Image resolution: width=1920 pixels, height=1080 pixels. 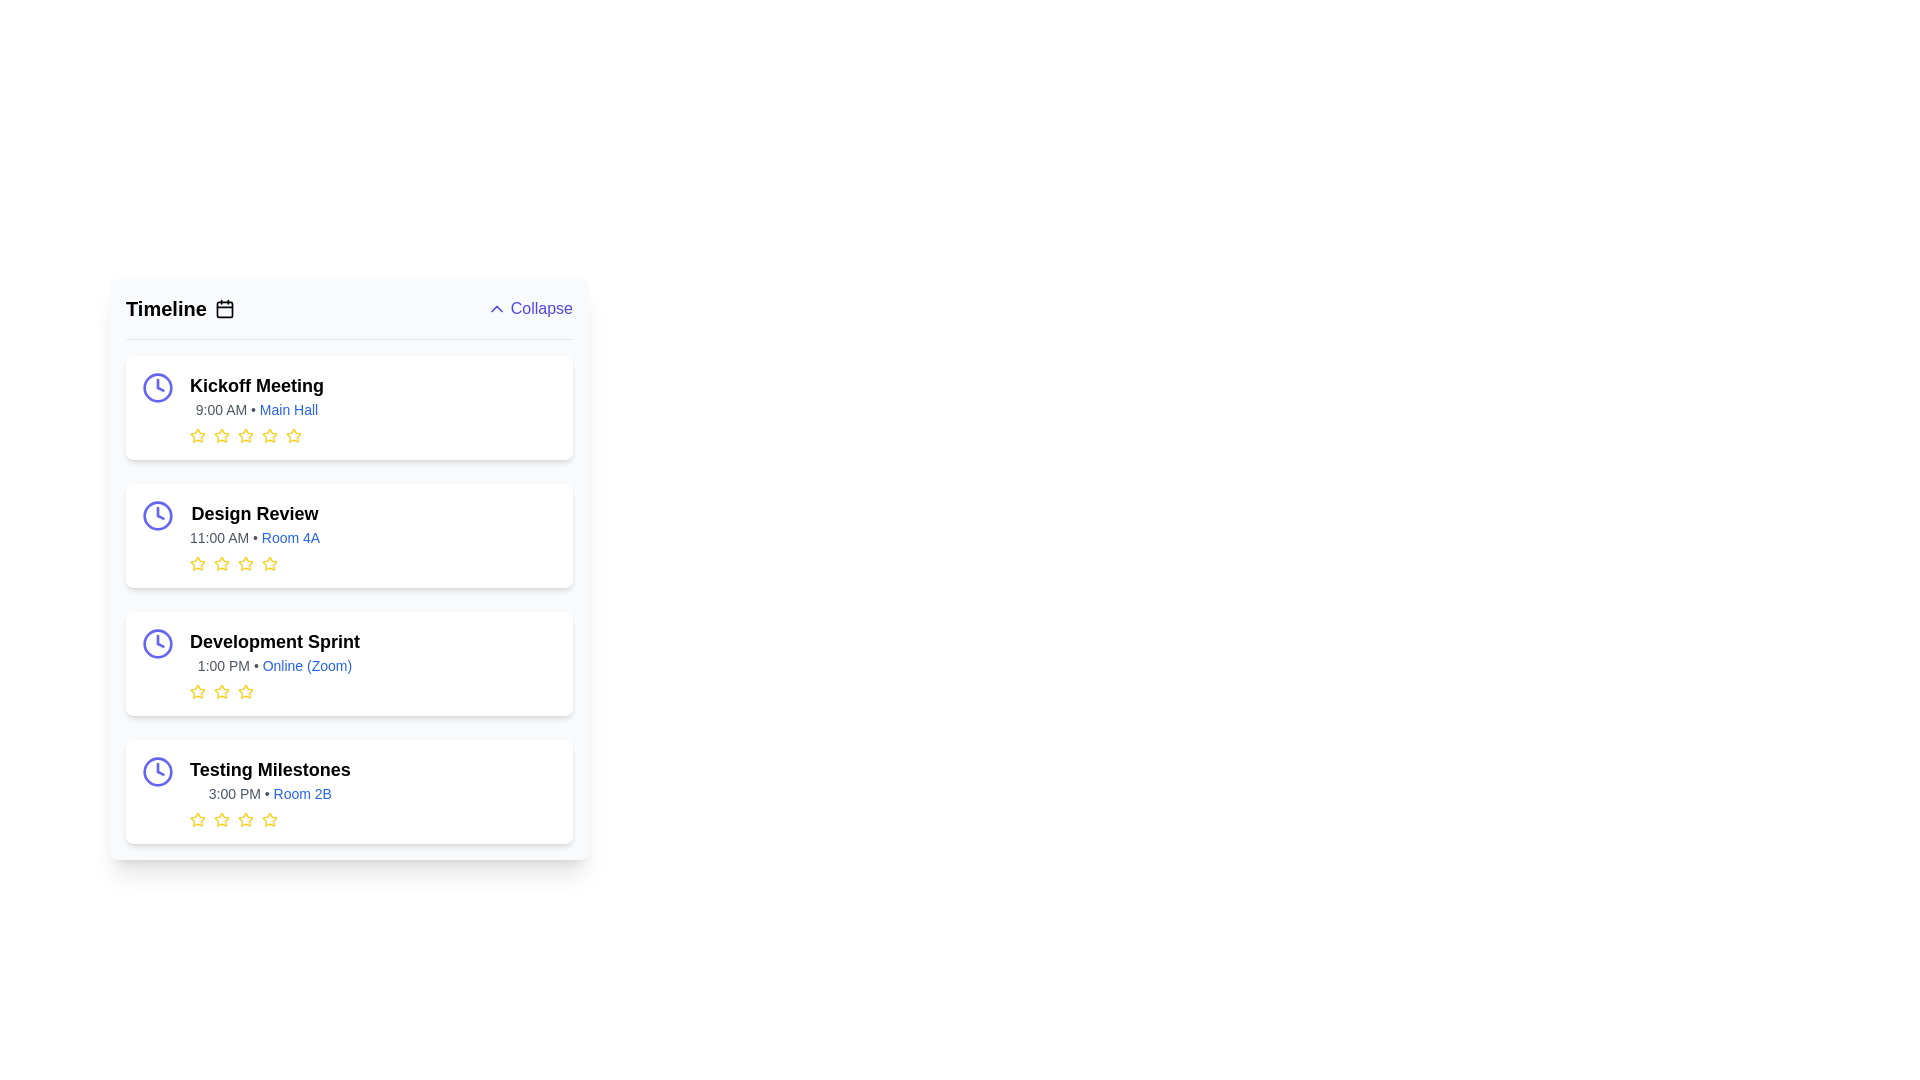 I want to click on the first star icon in the rating scale under the 'Design Review' section to provide a rating, so click(x=197, y=563).